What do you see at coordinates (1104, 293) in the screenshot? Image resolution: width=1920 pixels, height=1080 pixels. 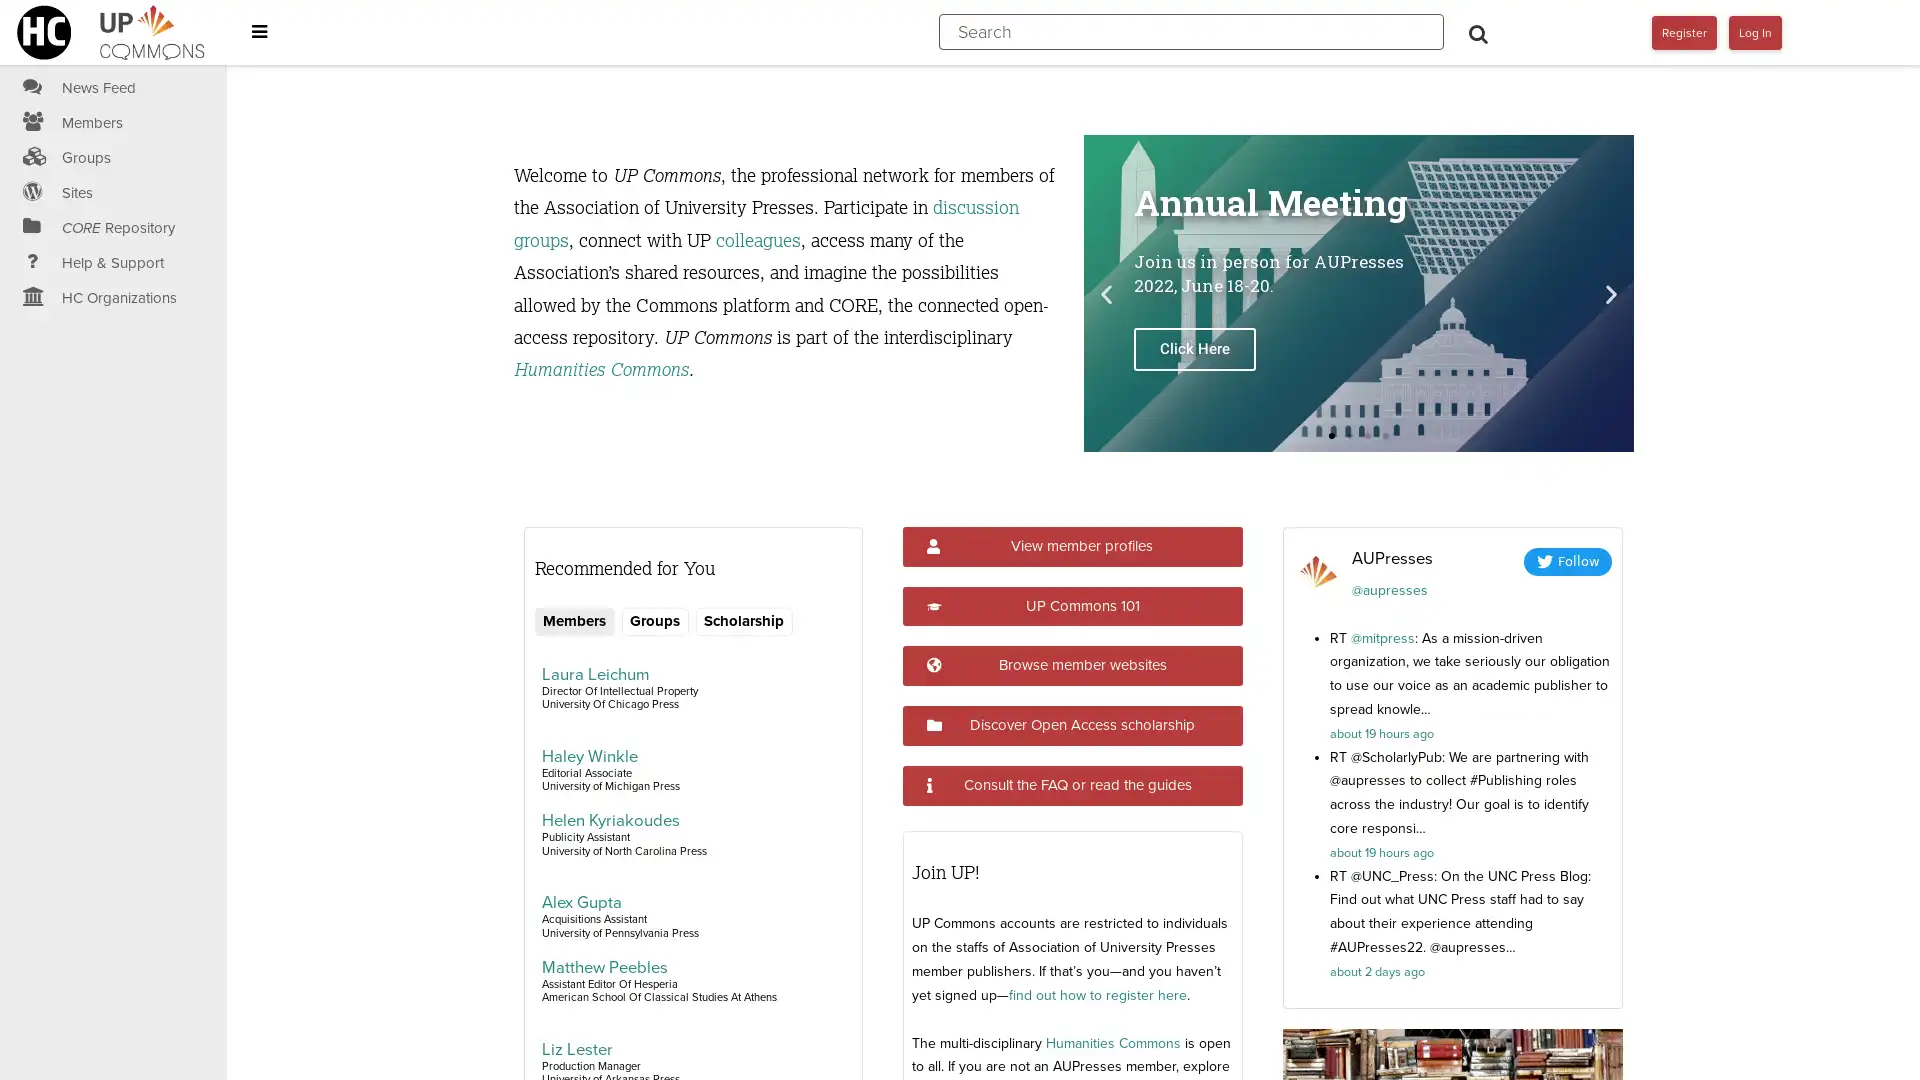 I see `Previous slide` at bounding box center [1104, 293].